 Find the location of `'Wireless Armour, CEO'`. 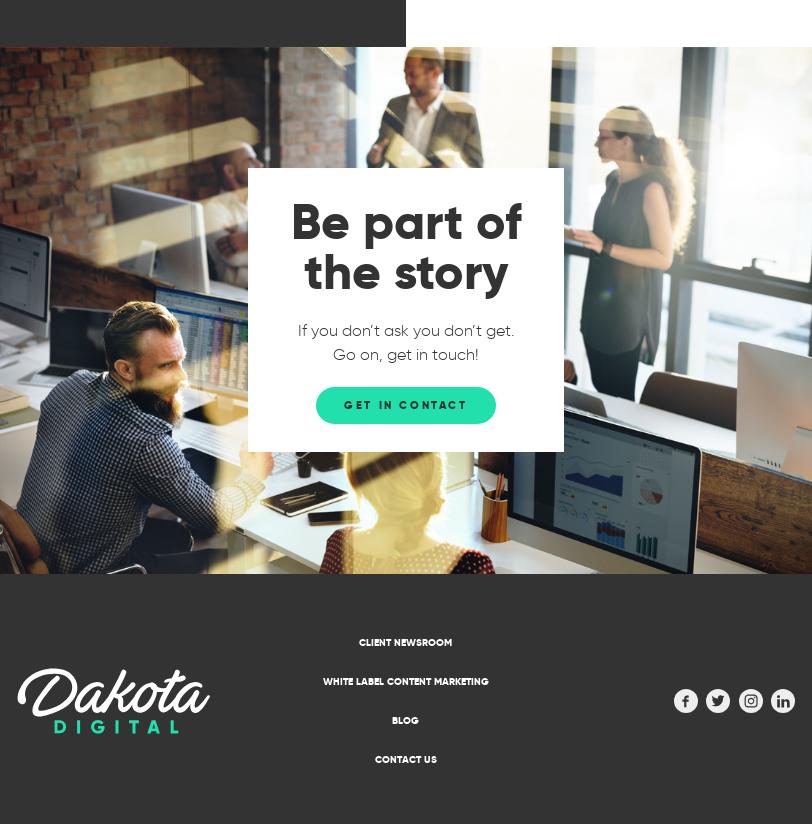

'Wireless Armour, CEO' is located at coordinates (482, 744).